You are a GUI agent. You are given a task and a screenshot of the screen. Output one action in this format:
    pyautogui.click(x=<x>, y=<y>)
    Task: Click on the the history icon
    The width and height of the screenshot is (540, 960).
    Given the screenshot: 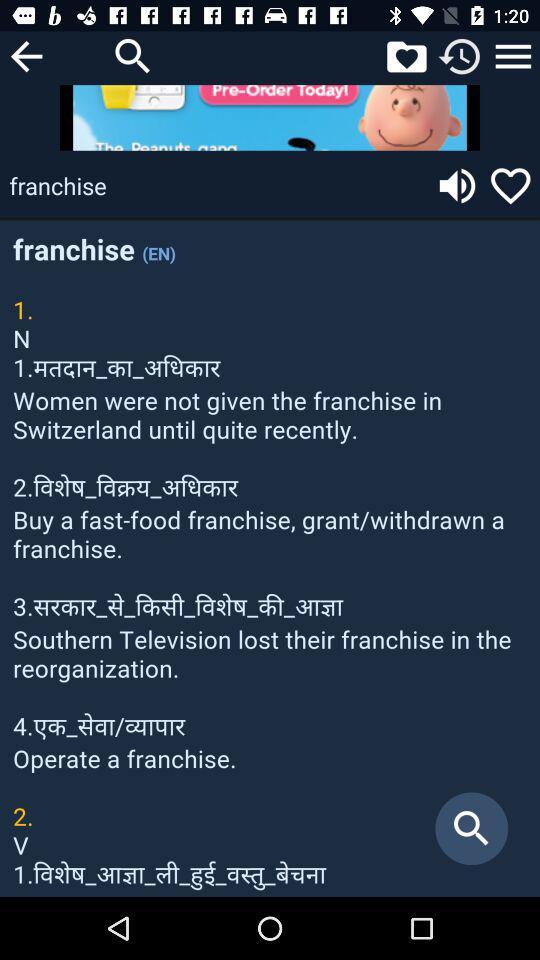 What is the action you would take?
    pyautogui.click(x=460, y=55)
    